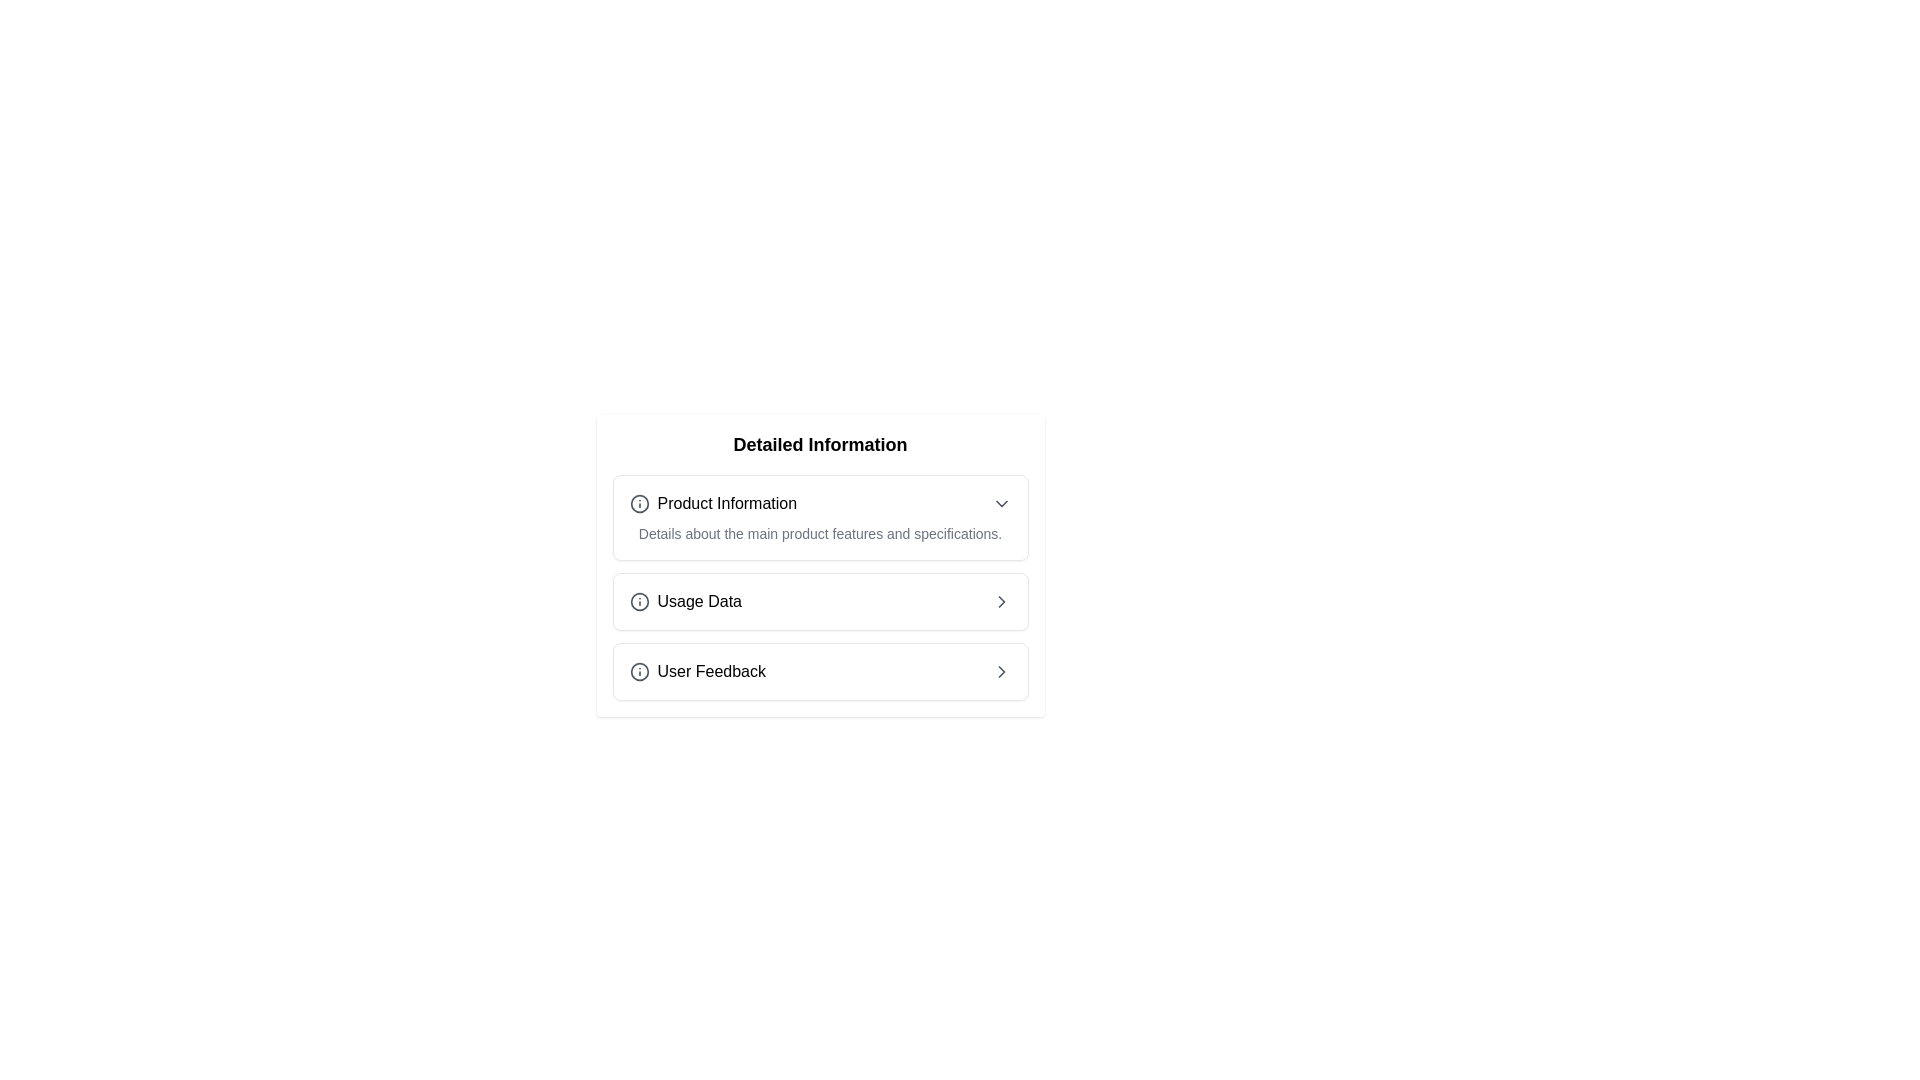 Image resolution: width=1920 pixels, height=1080 pixels. What do you see at coordinates (638, 503) in the screenshot?
I see `the circular gray icon with an exclamation mark next to the text 'Product Information' in the 'Detailed Information' section` at bounding box center [638, 503].